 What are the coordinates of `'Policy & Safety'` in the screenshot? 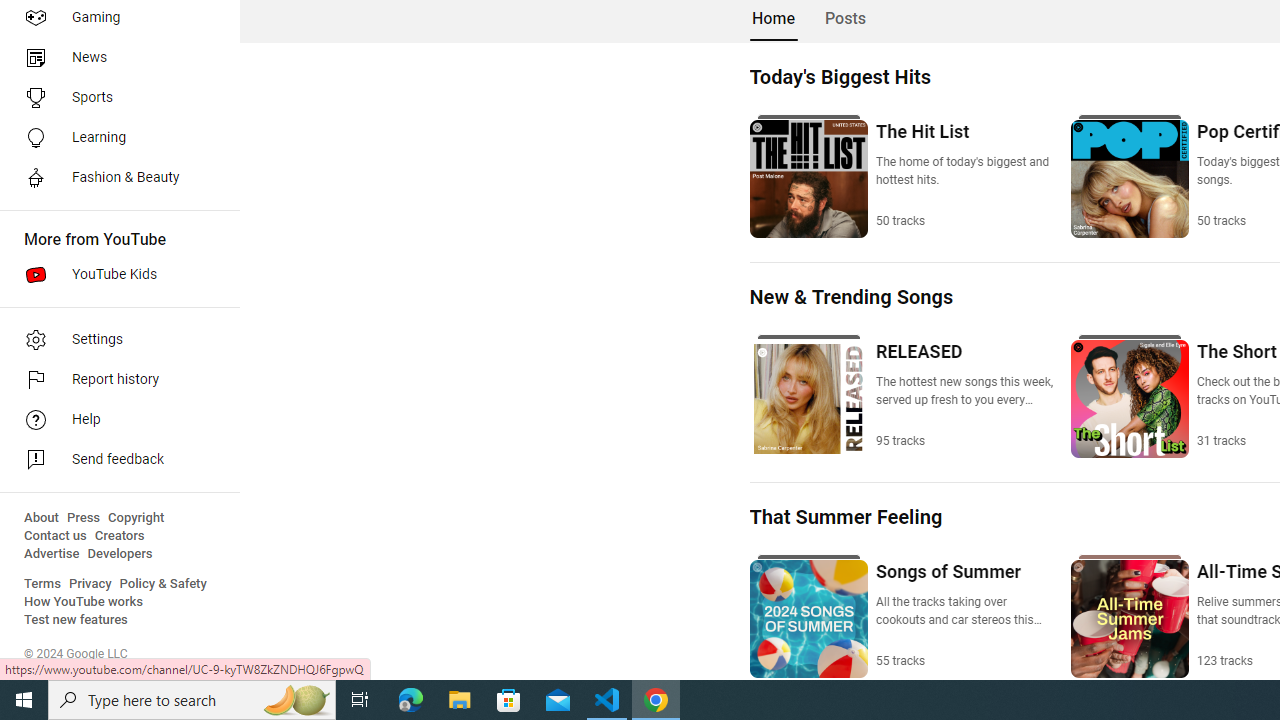 It's located at (163, 584).